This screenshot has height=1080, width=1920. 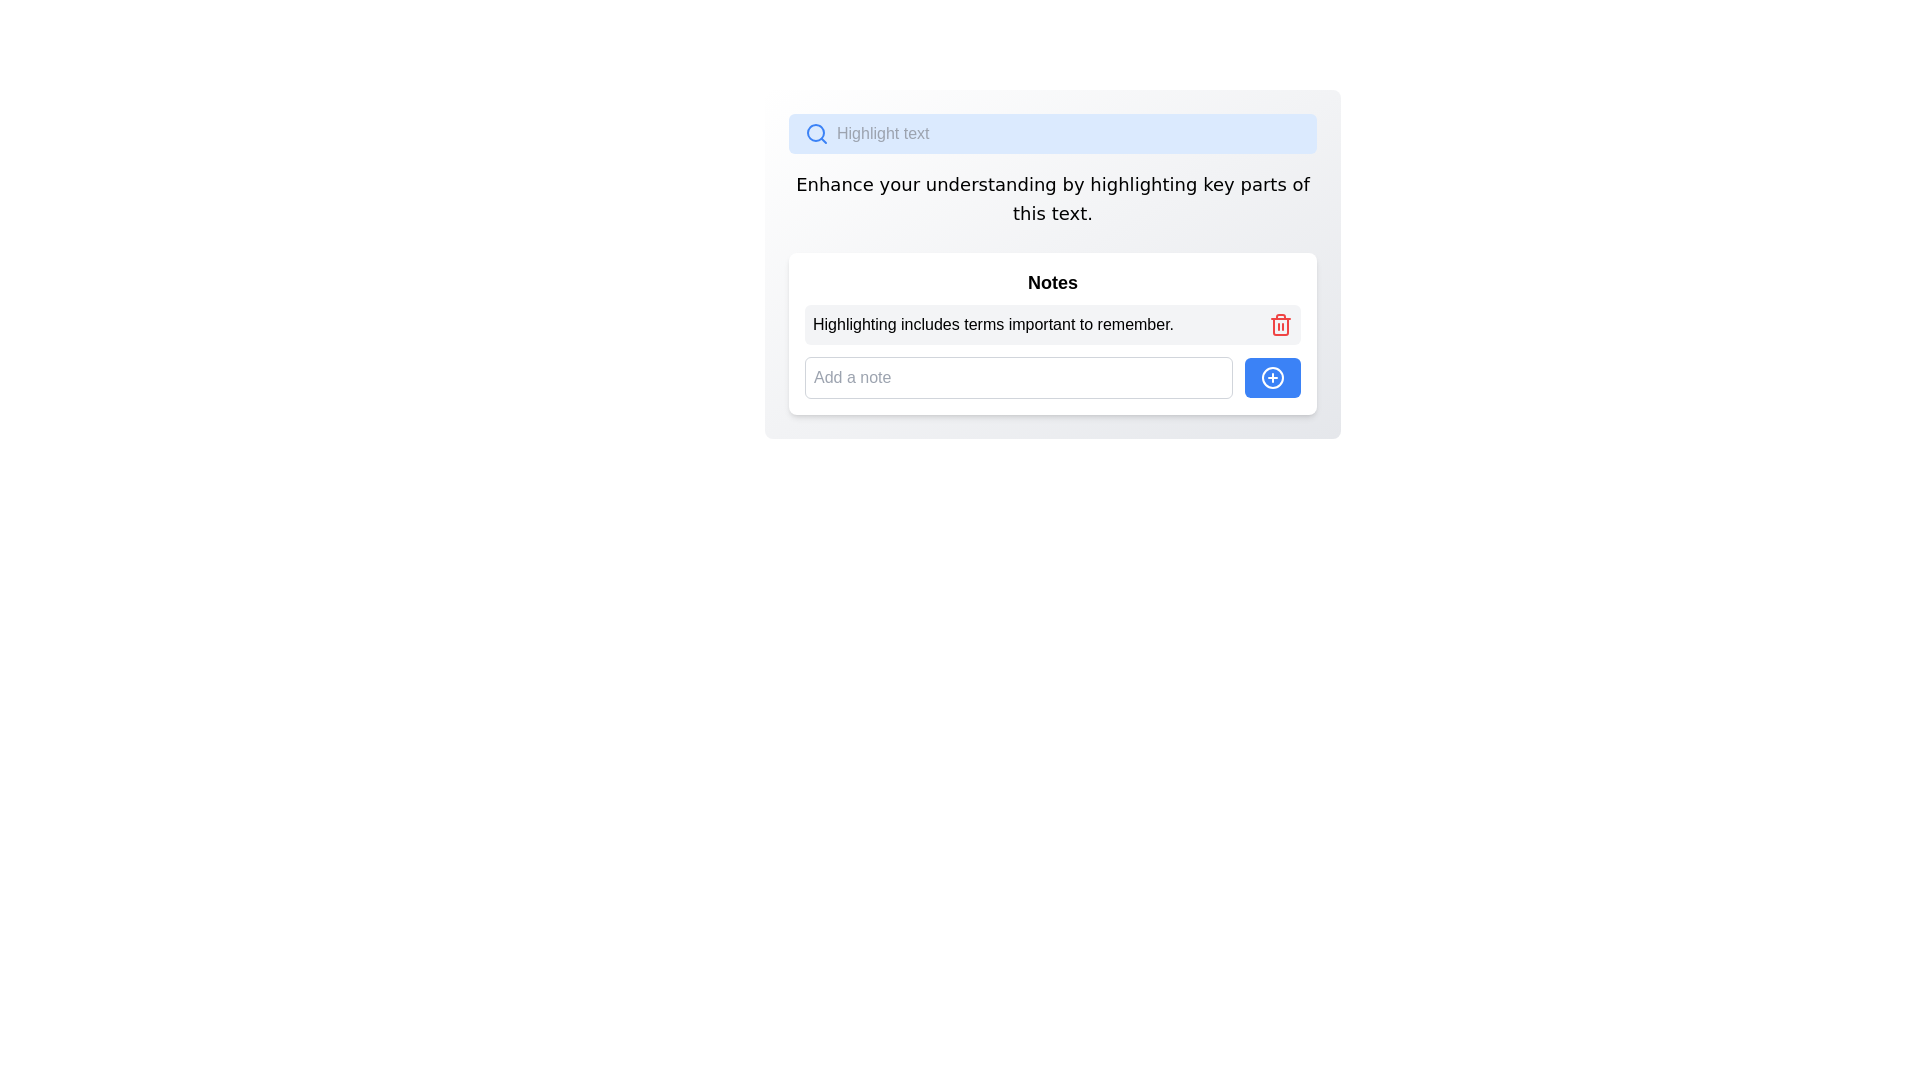 I want to click on the last character of the word 'your' in the instructional sentence 'Enhance your understanding by highlighting key parts of this text.', so click(x=915, y=184).